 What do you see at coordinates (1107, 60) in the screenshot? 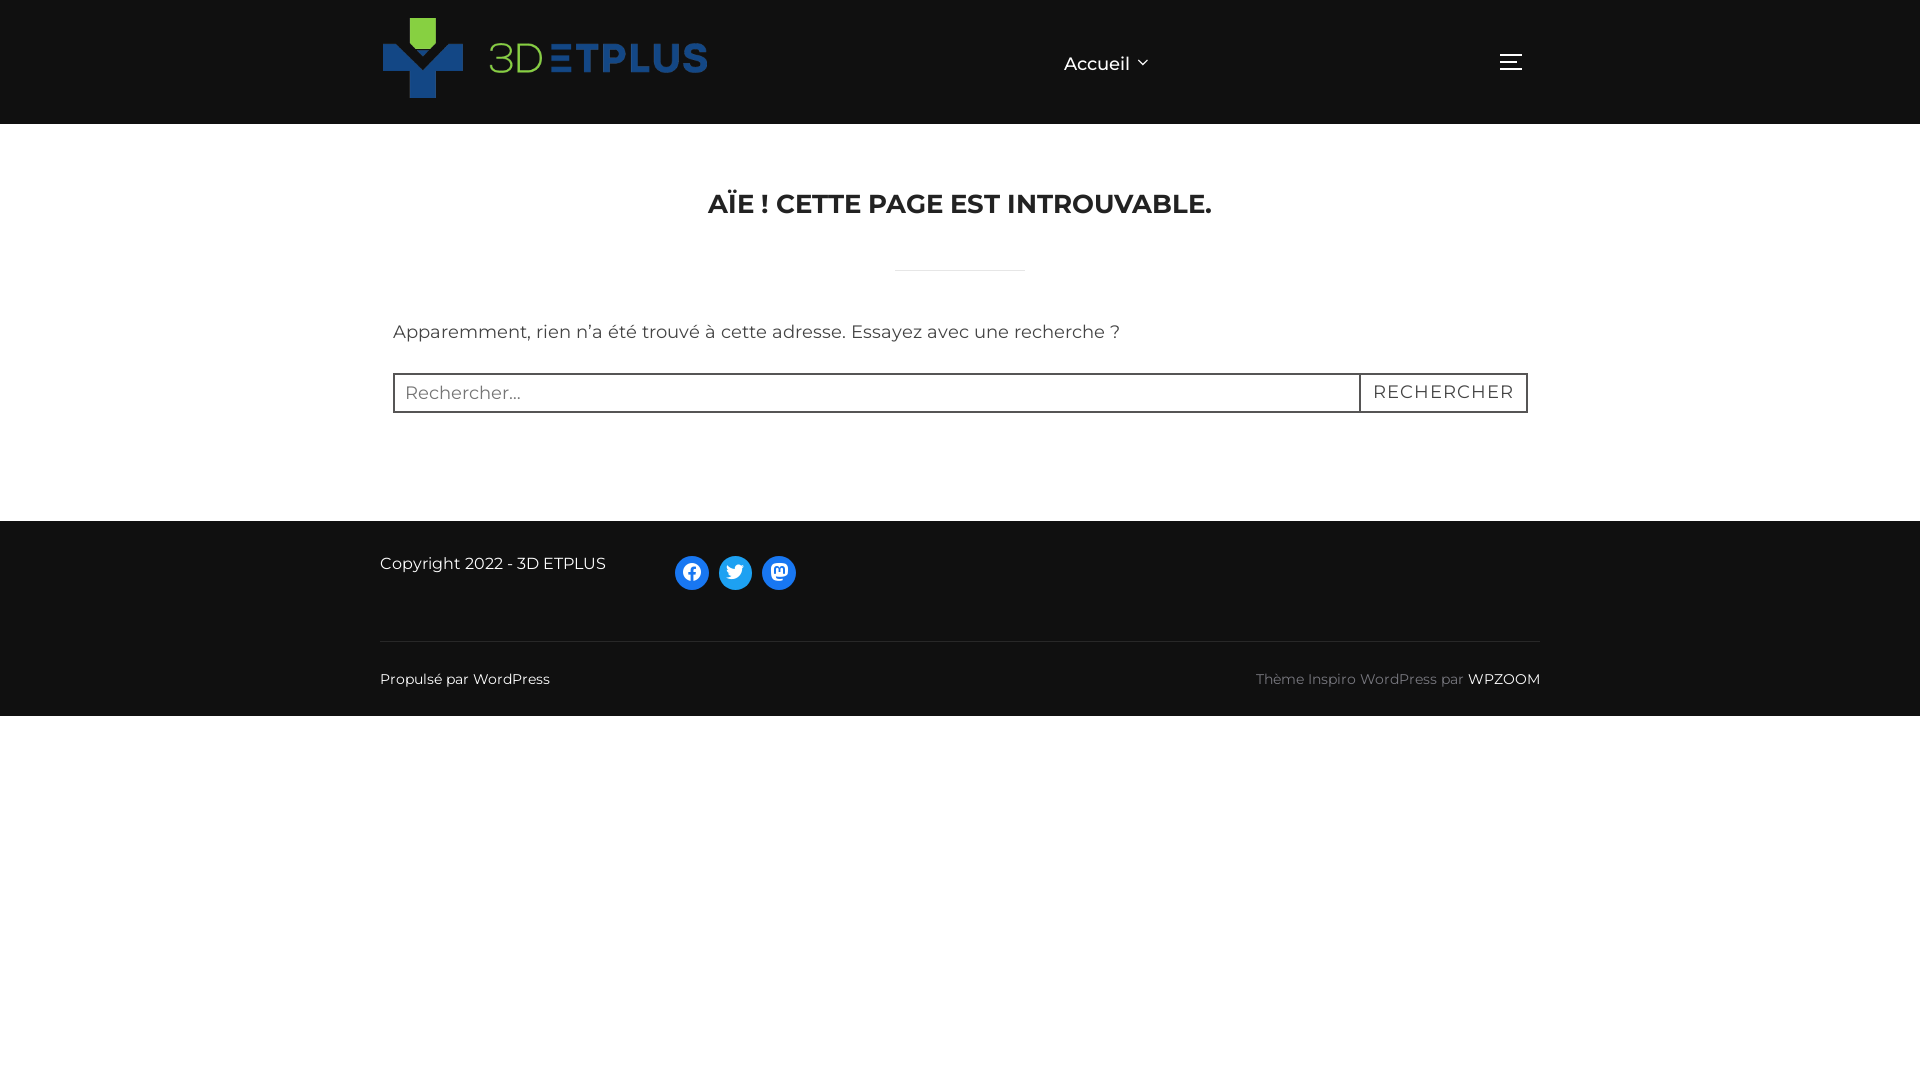
I see `'Accueil'` at bounding box center [1107, 60].